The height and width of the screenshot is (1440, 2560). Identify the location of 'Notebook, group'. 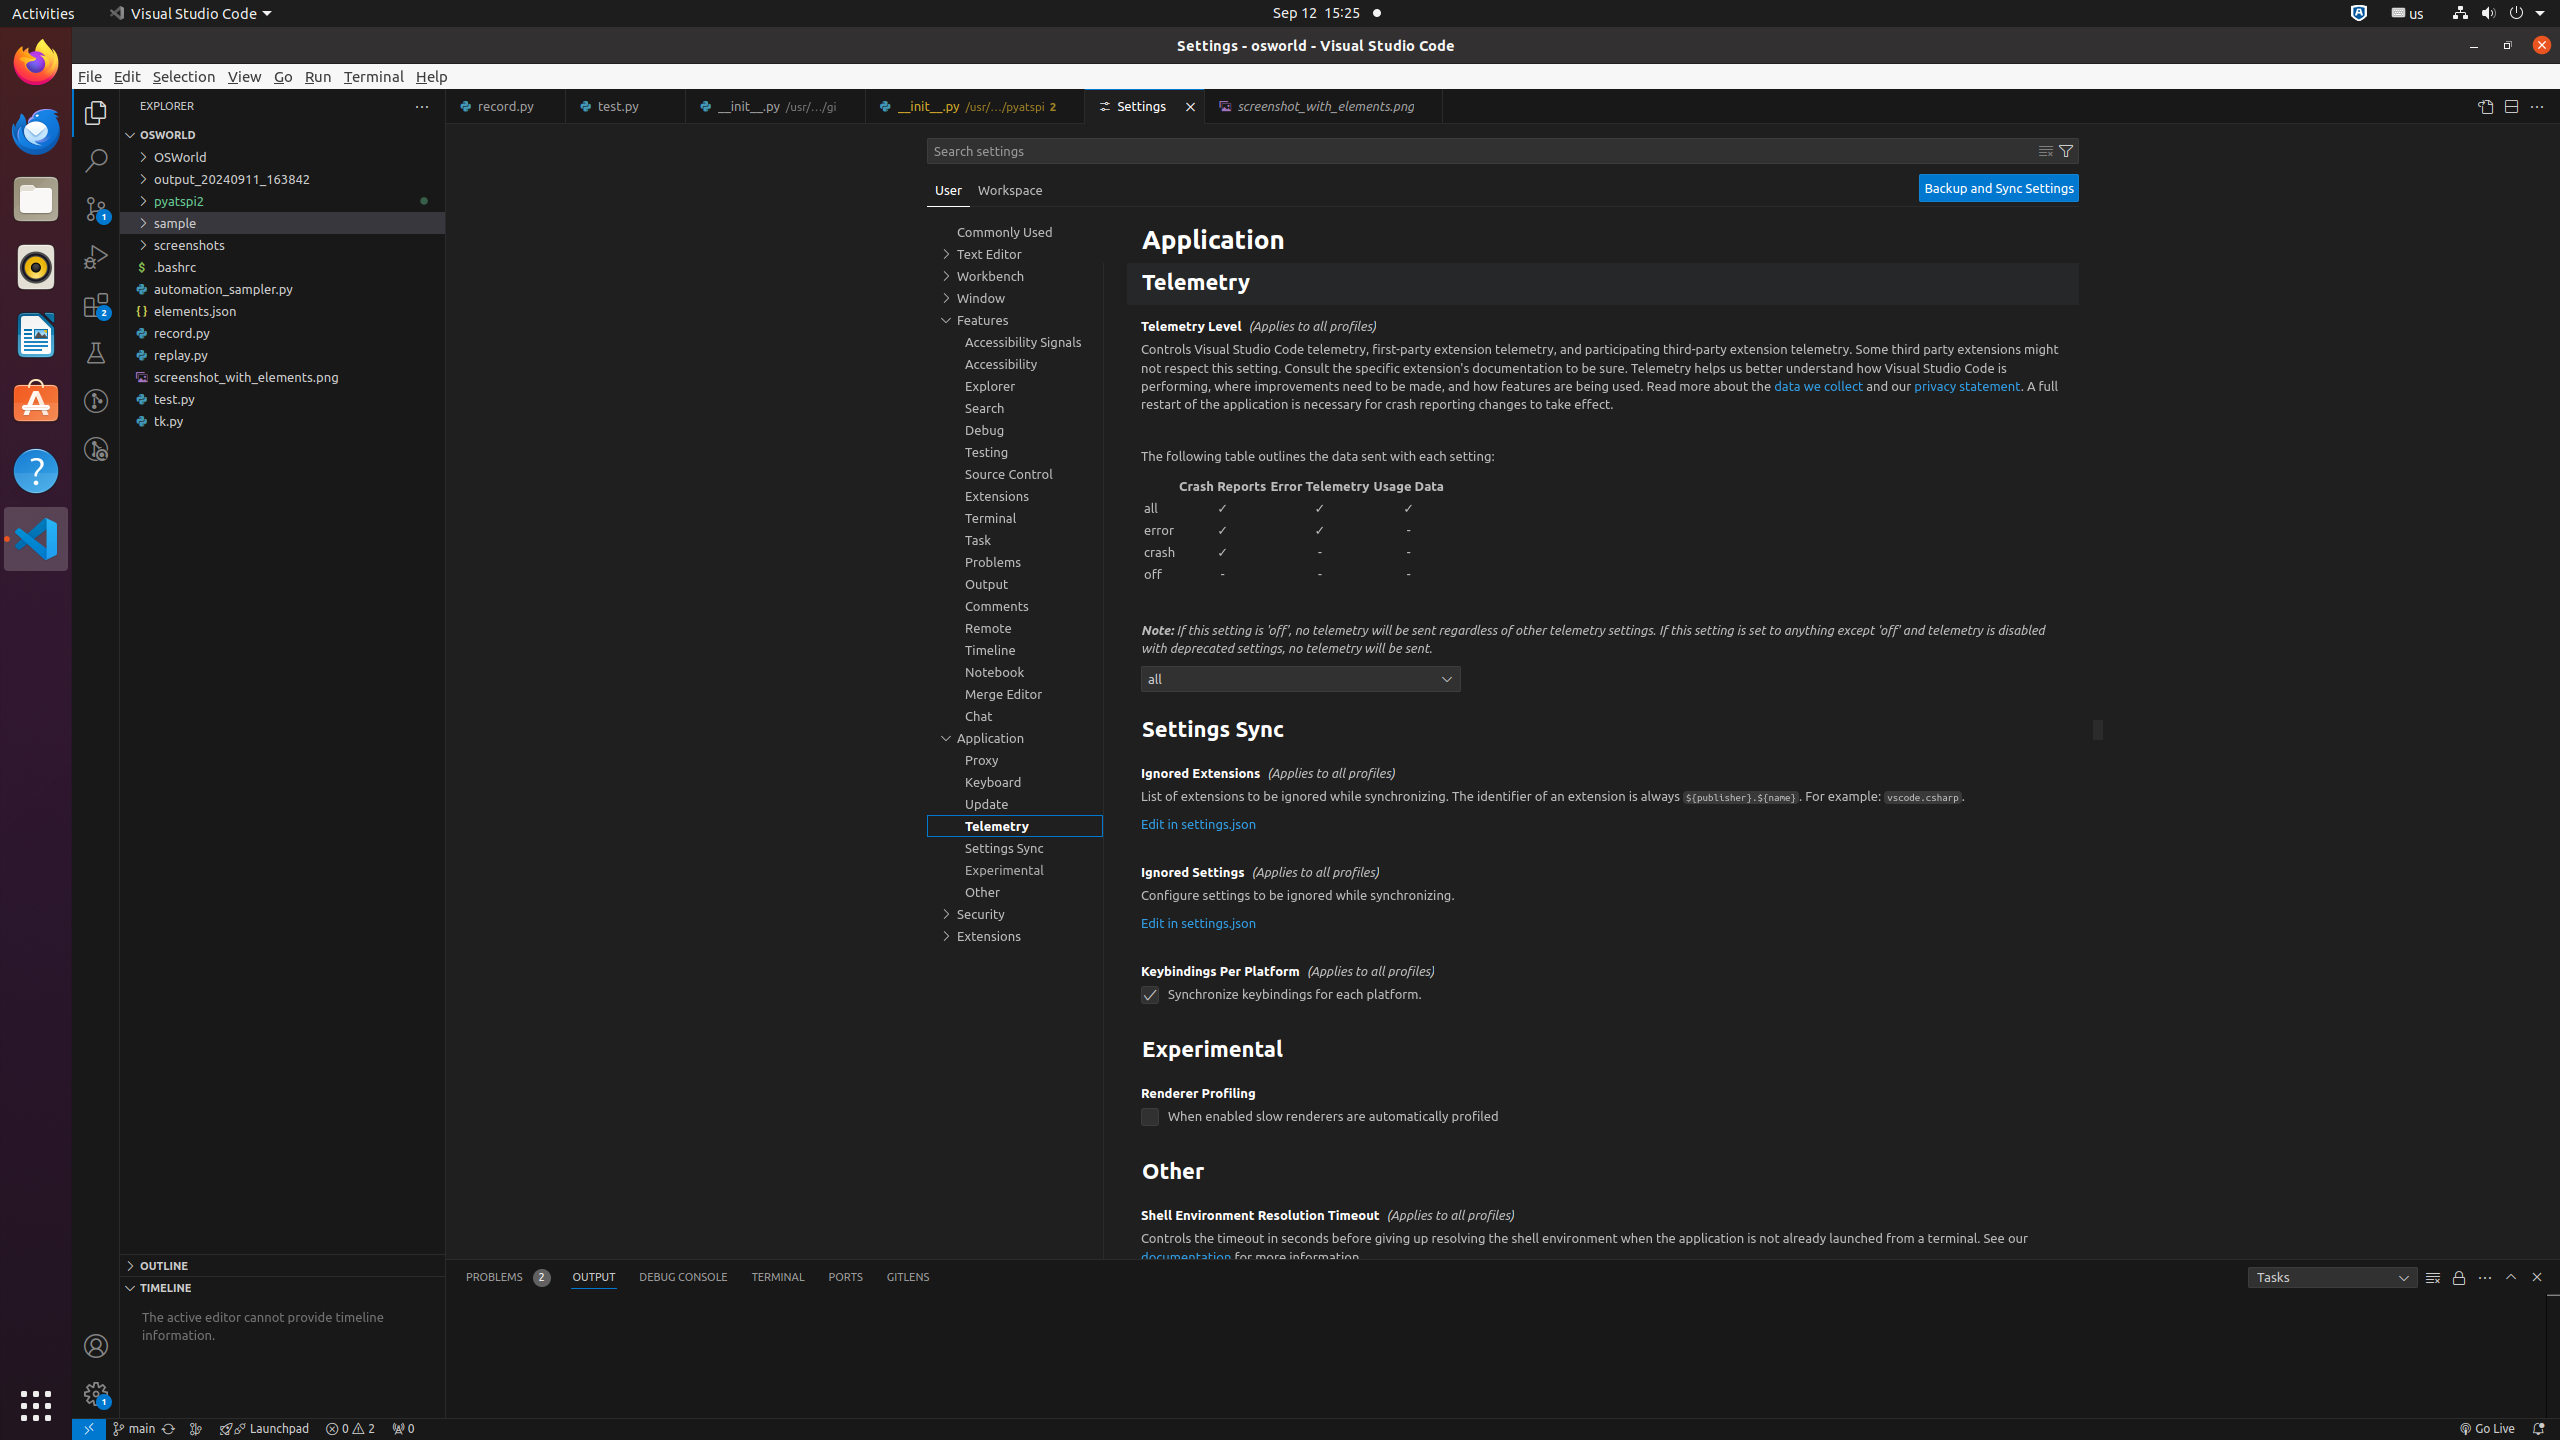
(1015, 671).